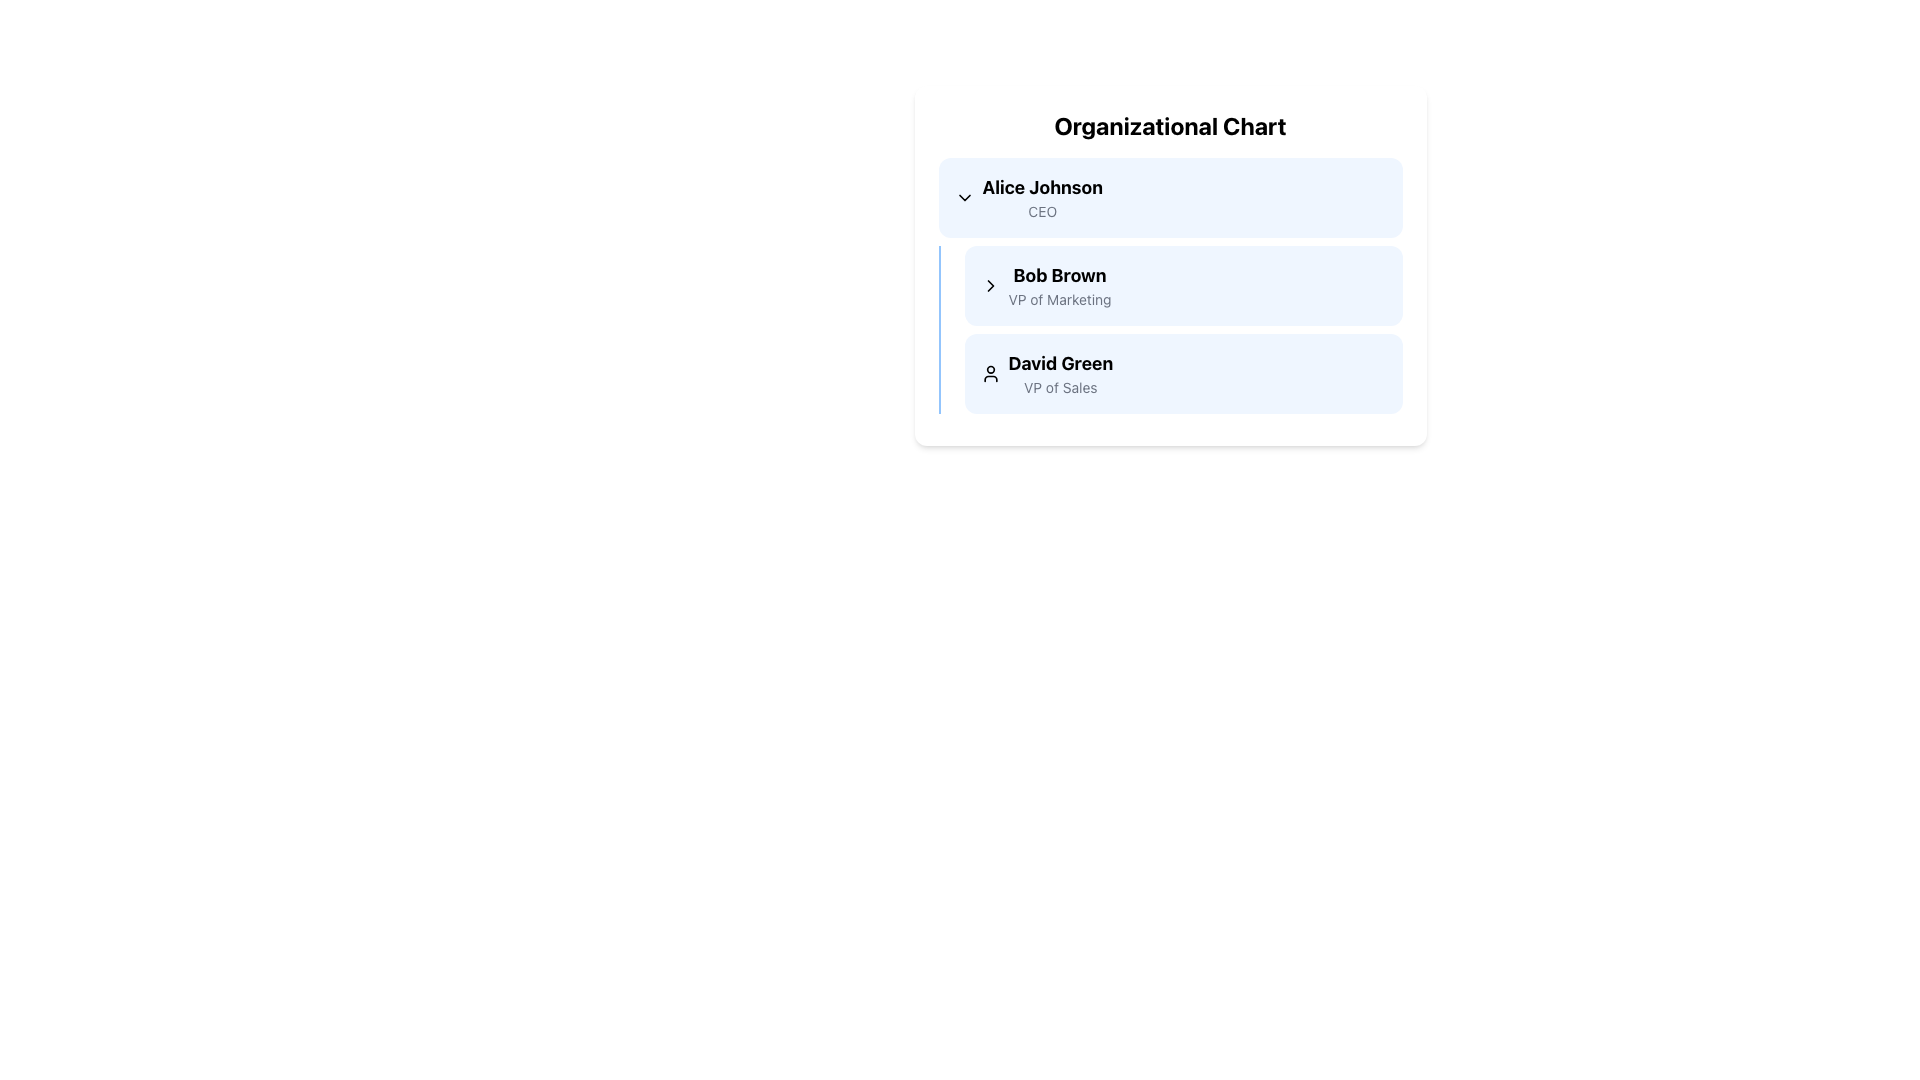  I want to click on the text label providing additional information for 'Bob Brown', identified as 'VP of Marketing', so click(1059, 300).